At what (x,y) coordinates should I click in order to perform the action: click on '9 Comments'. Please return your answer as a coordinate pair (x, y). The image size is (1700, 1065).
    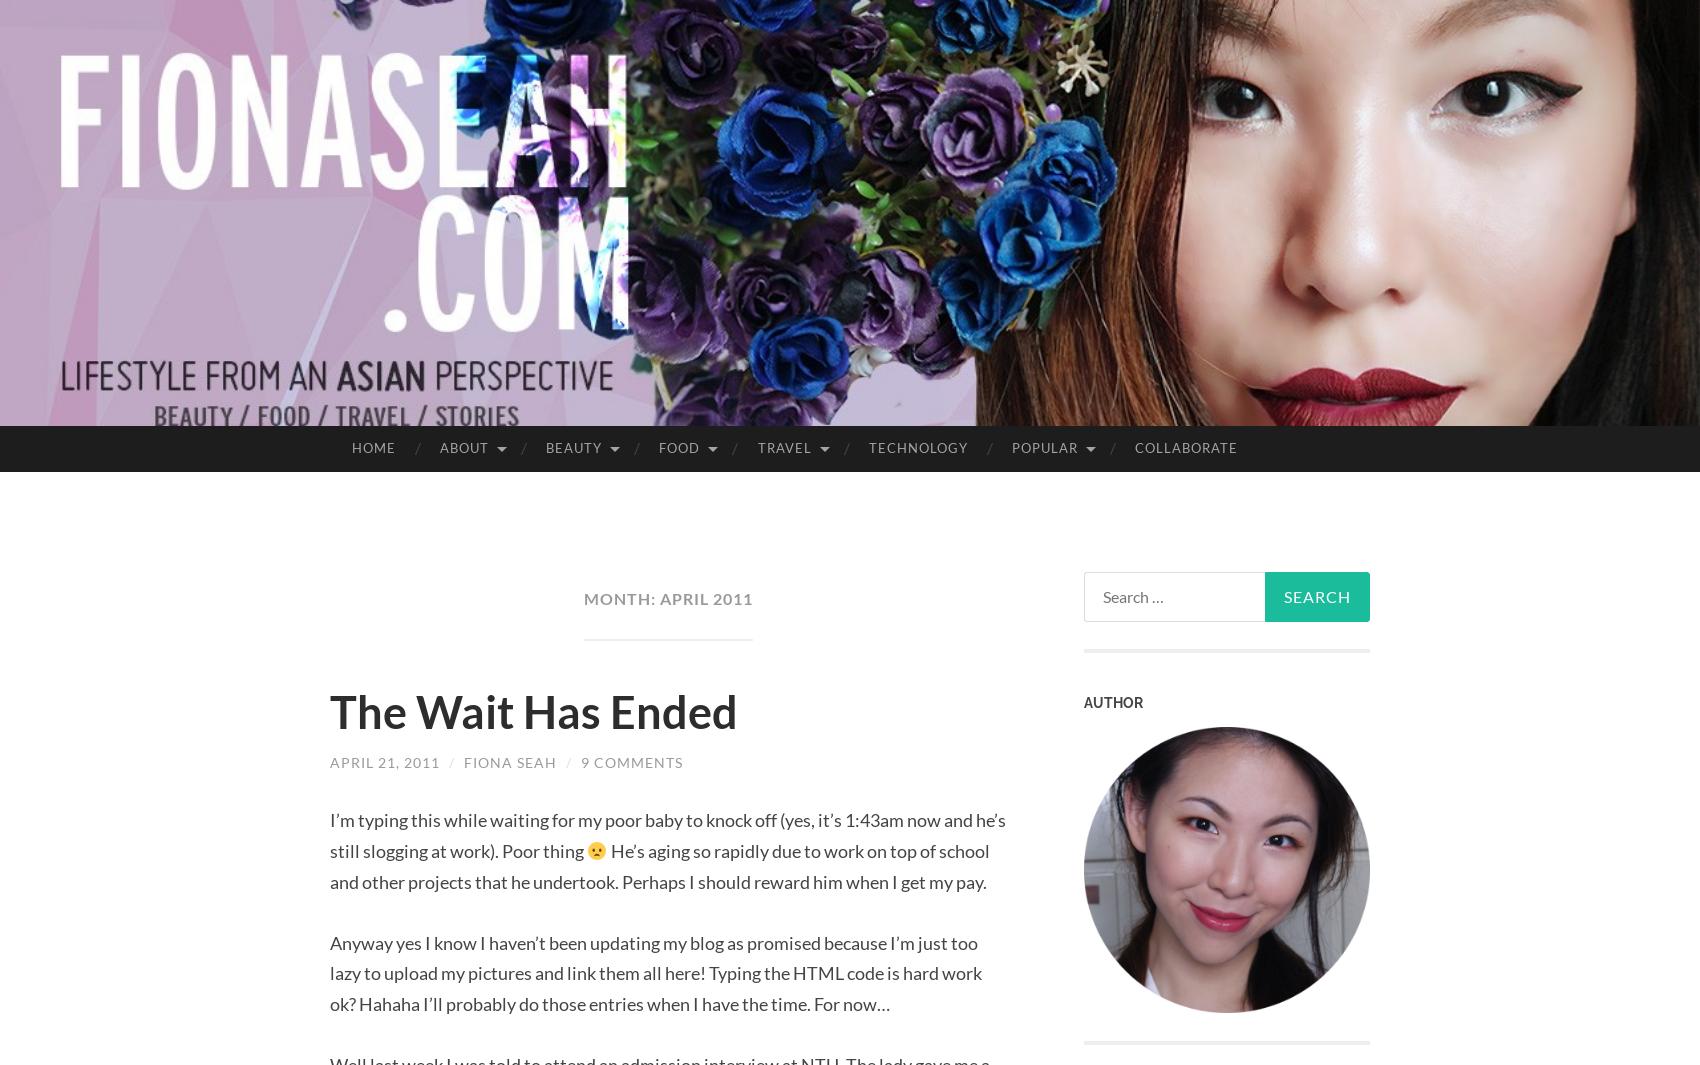
    Looking at the image, I should click on (631, 761).